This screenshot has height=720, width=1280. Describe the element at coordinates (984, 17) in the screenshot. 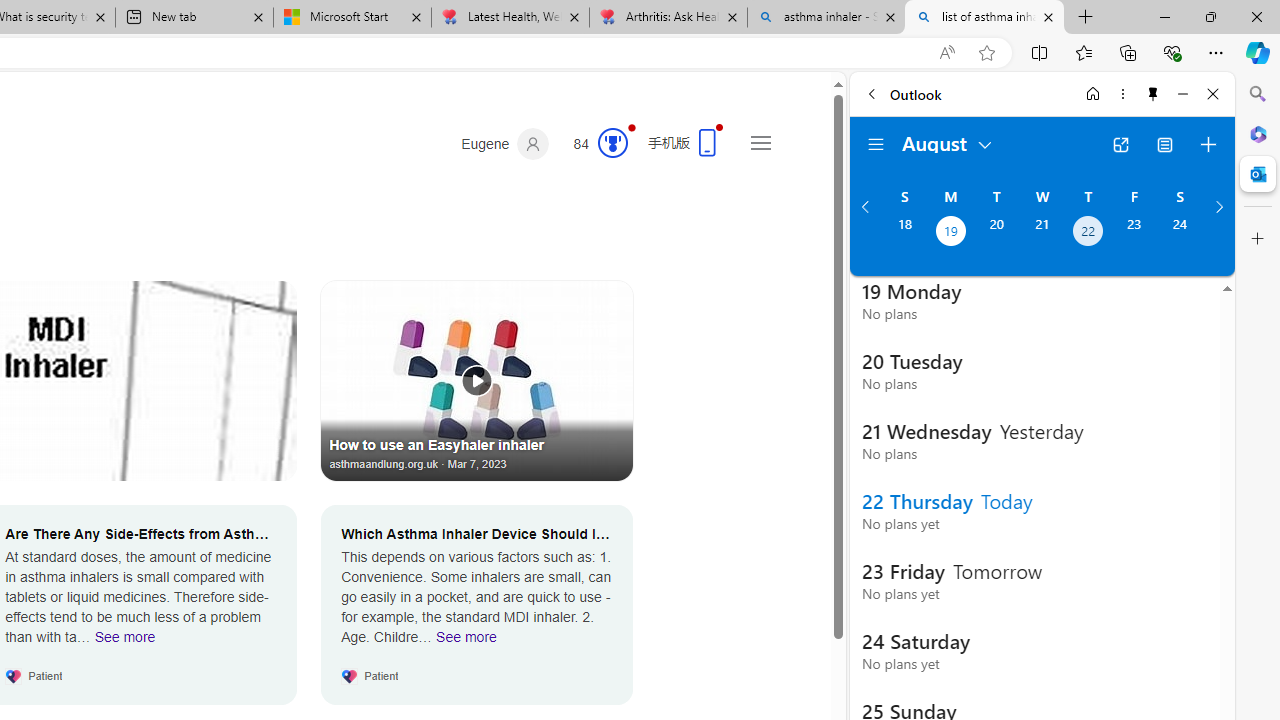

I see `'list of asthma inhalers uk - Search'` at that location.